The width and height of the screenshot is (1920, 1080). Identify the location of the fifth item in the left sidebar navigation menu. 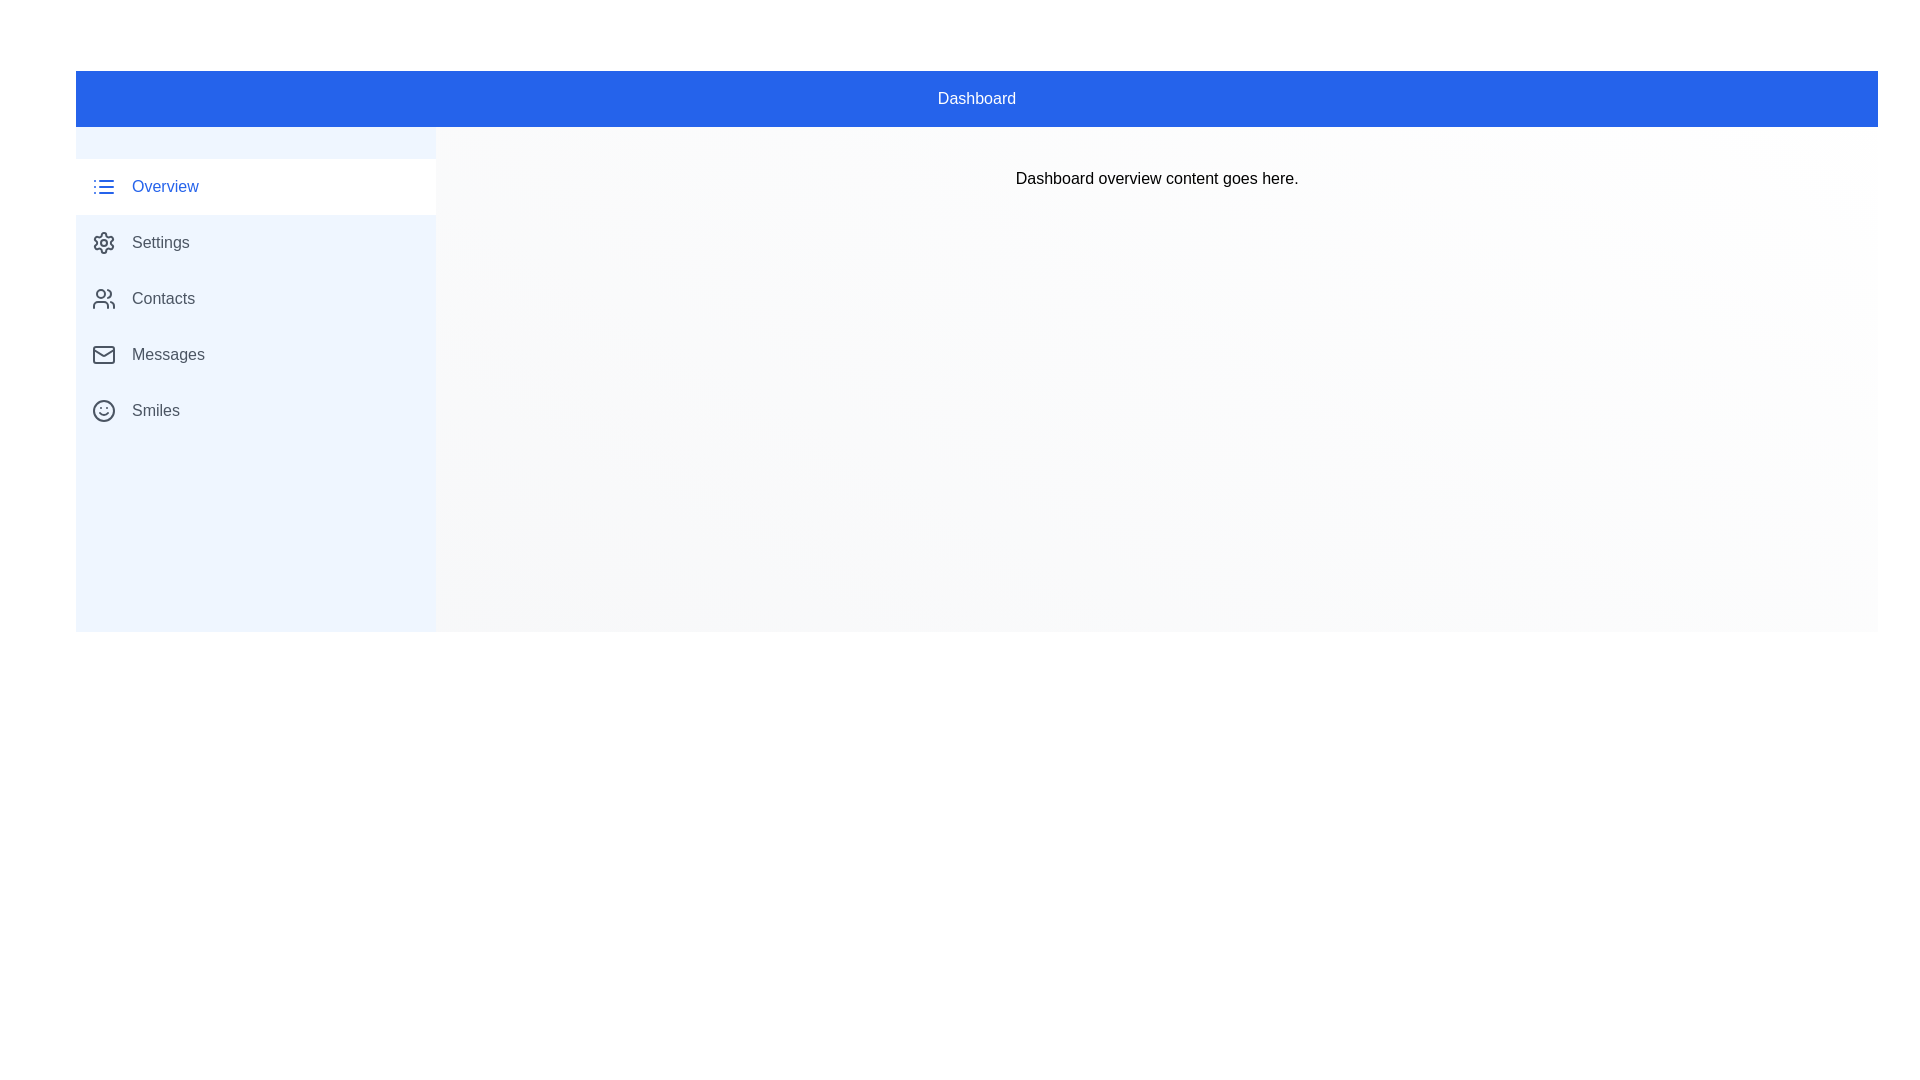
(255, 410).